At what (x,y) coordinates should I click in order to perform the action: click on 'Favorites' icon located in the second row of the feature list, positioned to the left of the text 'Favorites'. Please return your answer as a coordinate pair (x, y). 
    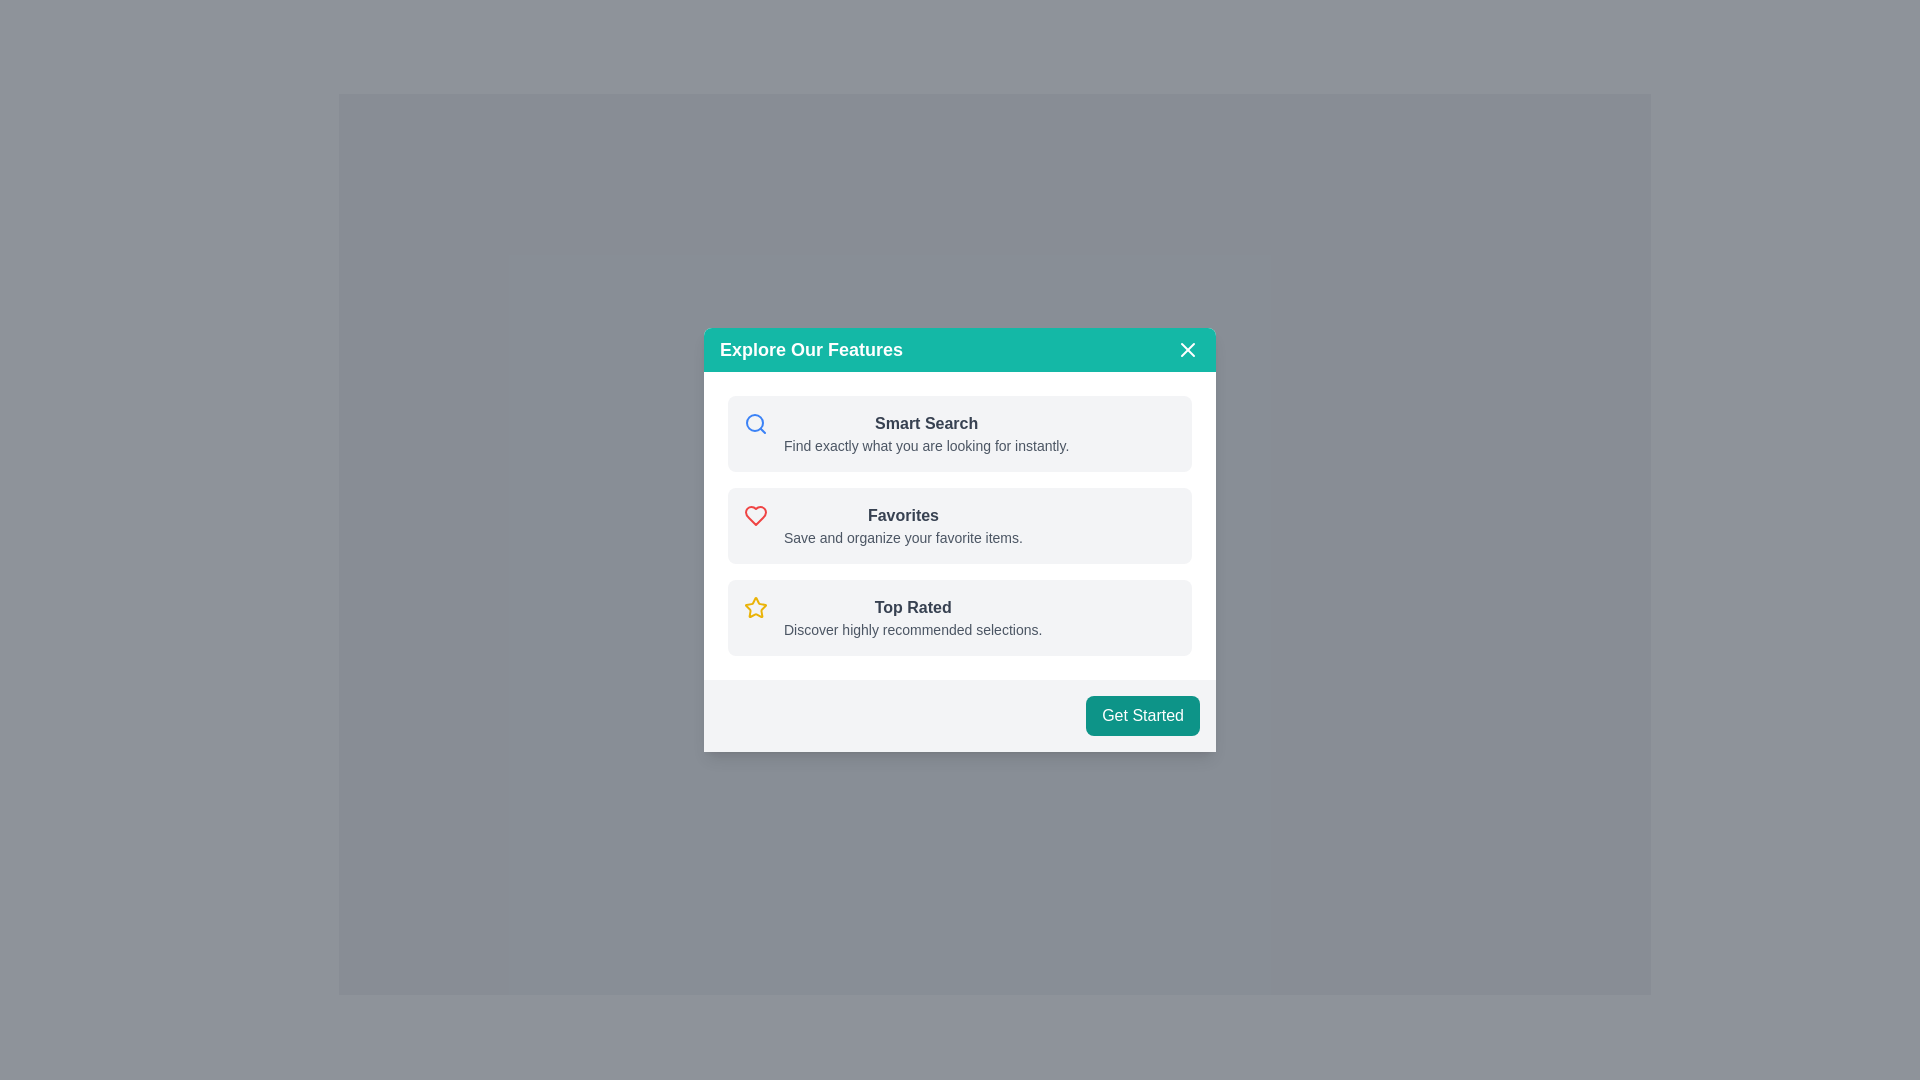
    Looking at the image, I should click on (754, 515).